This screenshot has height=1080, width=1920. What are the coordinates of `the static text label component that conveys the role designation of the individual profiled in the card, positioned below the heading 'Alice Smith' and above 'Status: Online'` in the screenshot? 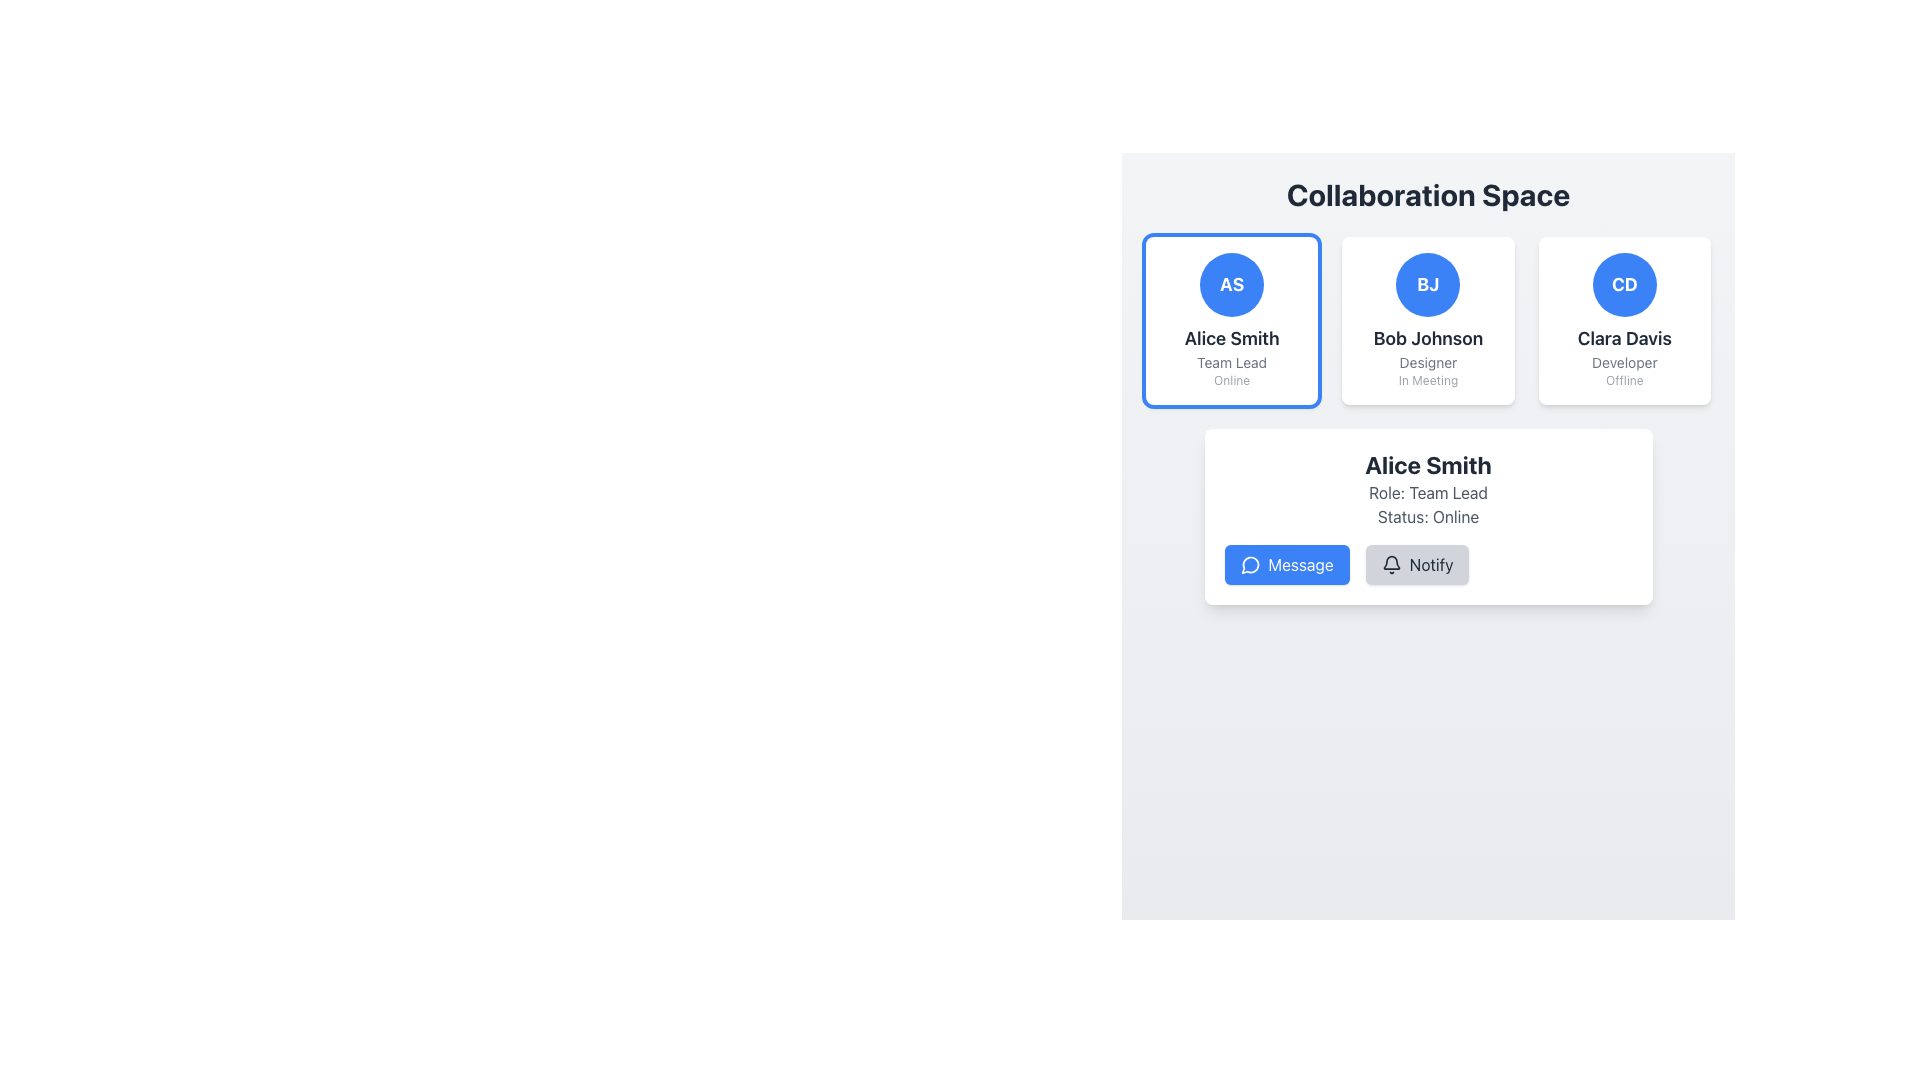 It's located at (1427, 493).